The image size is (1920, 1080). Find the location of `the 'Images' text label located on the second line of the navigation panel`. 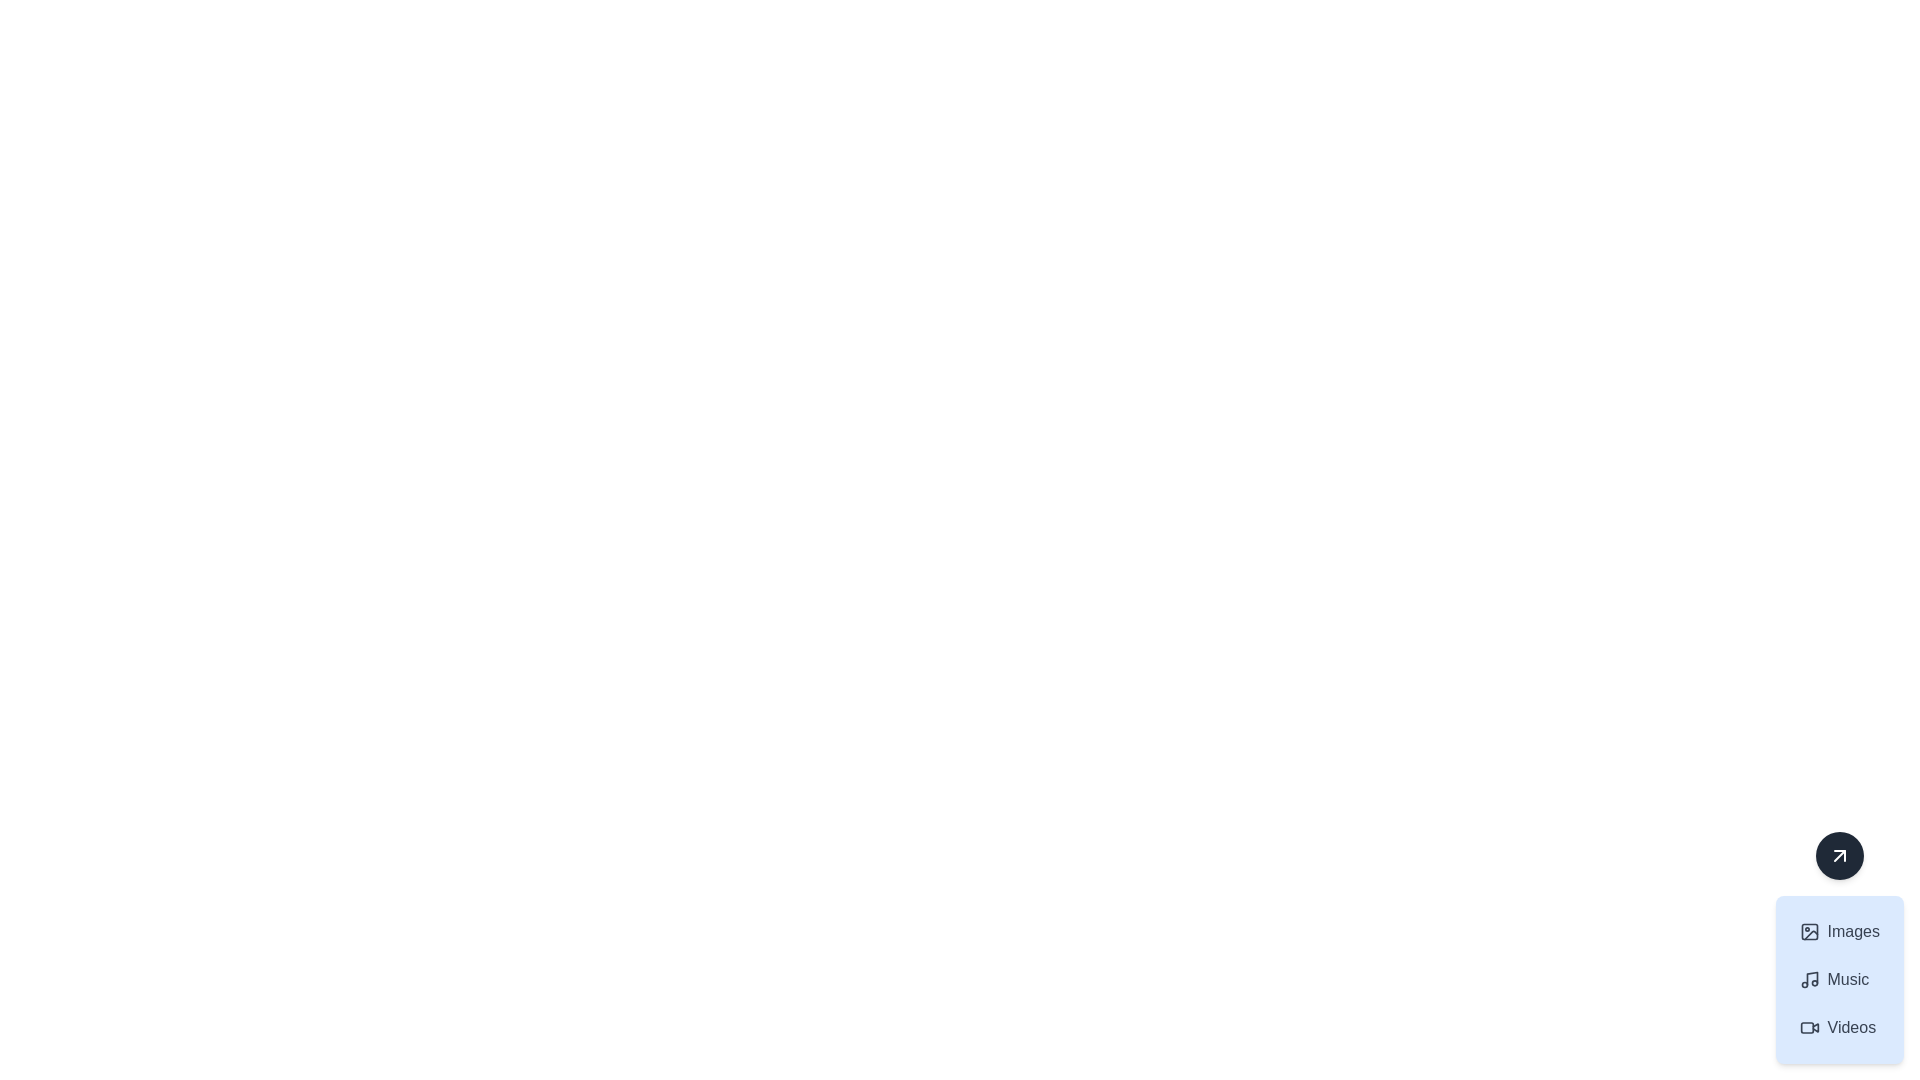

the 'Images' text label located on the second line of the navigation panel is located at coordinates (1852, 932).